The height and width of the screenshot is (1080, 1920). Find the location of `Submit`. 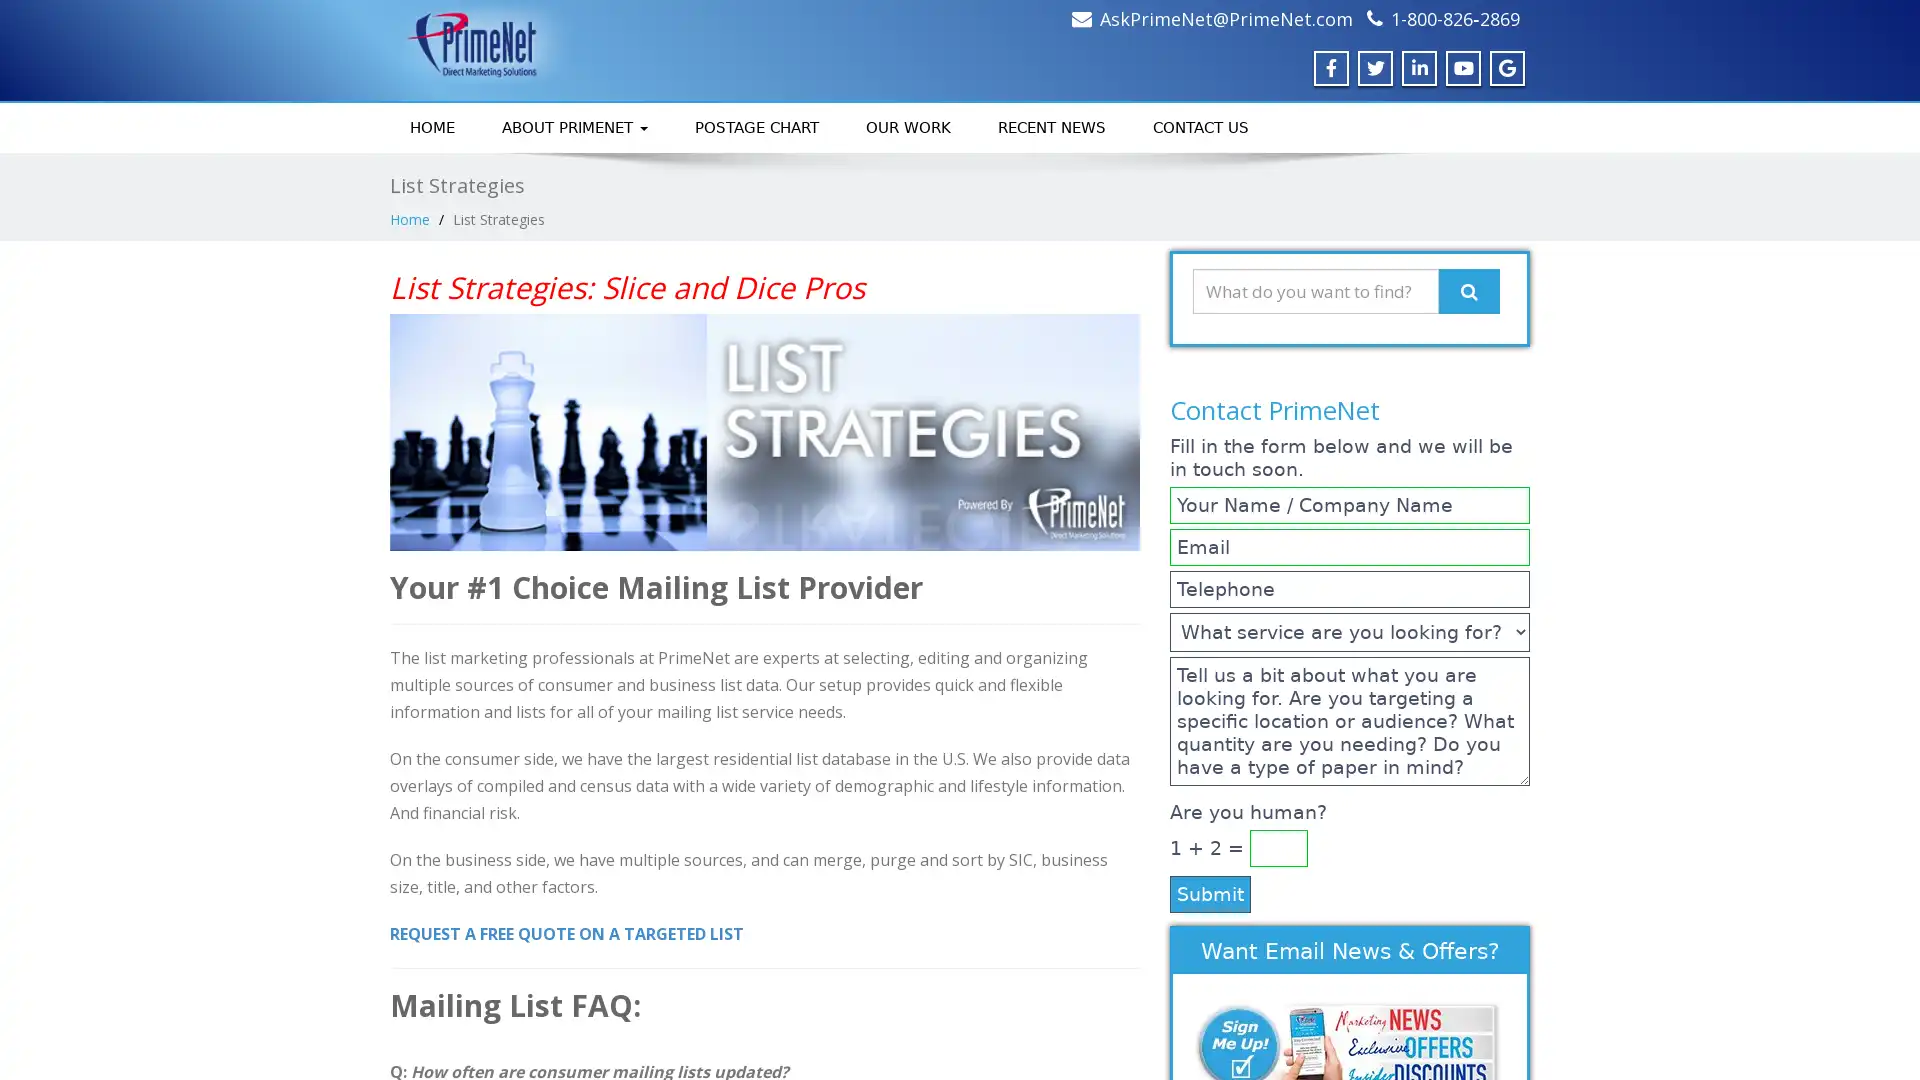

Submit is located at coordinates (1209, 892).